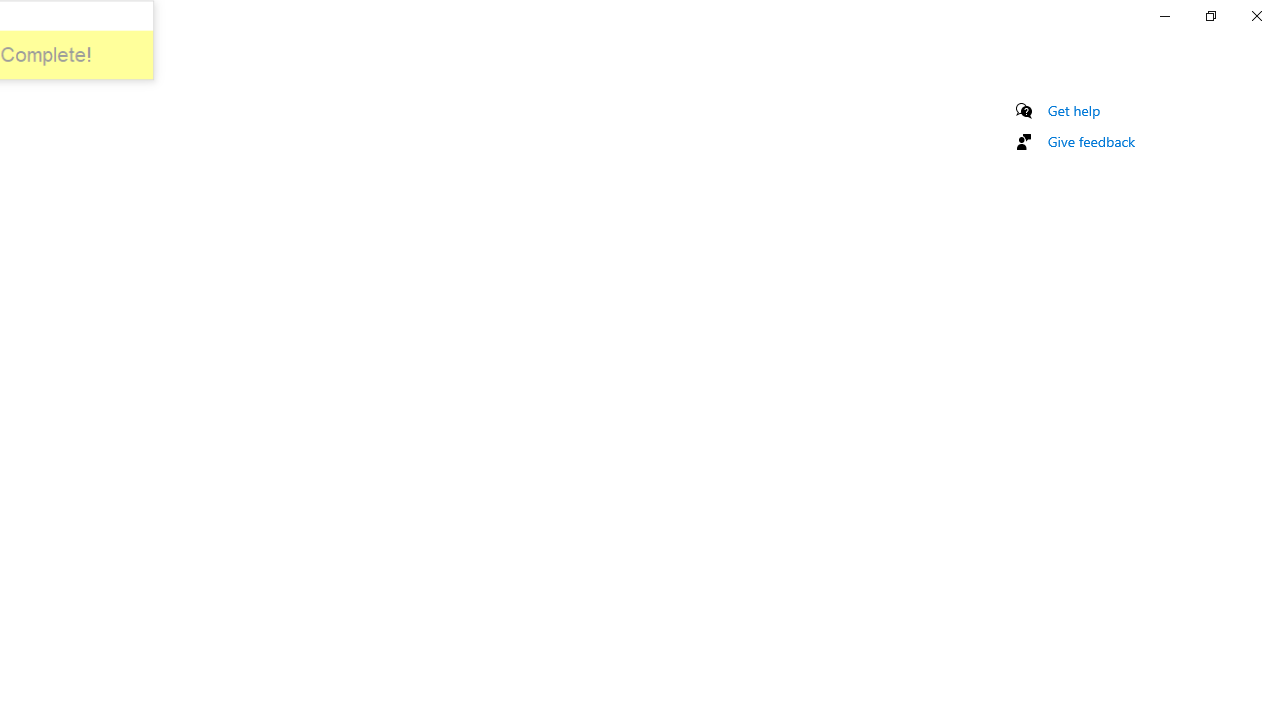 The image size is (1280, 720). I want to click on 'Get help', so click(1073, 110).